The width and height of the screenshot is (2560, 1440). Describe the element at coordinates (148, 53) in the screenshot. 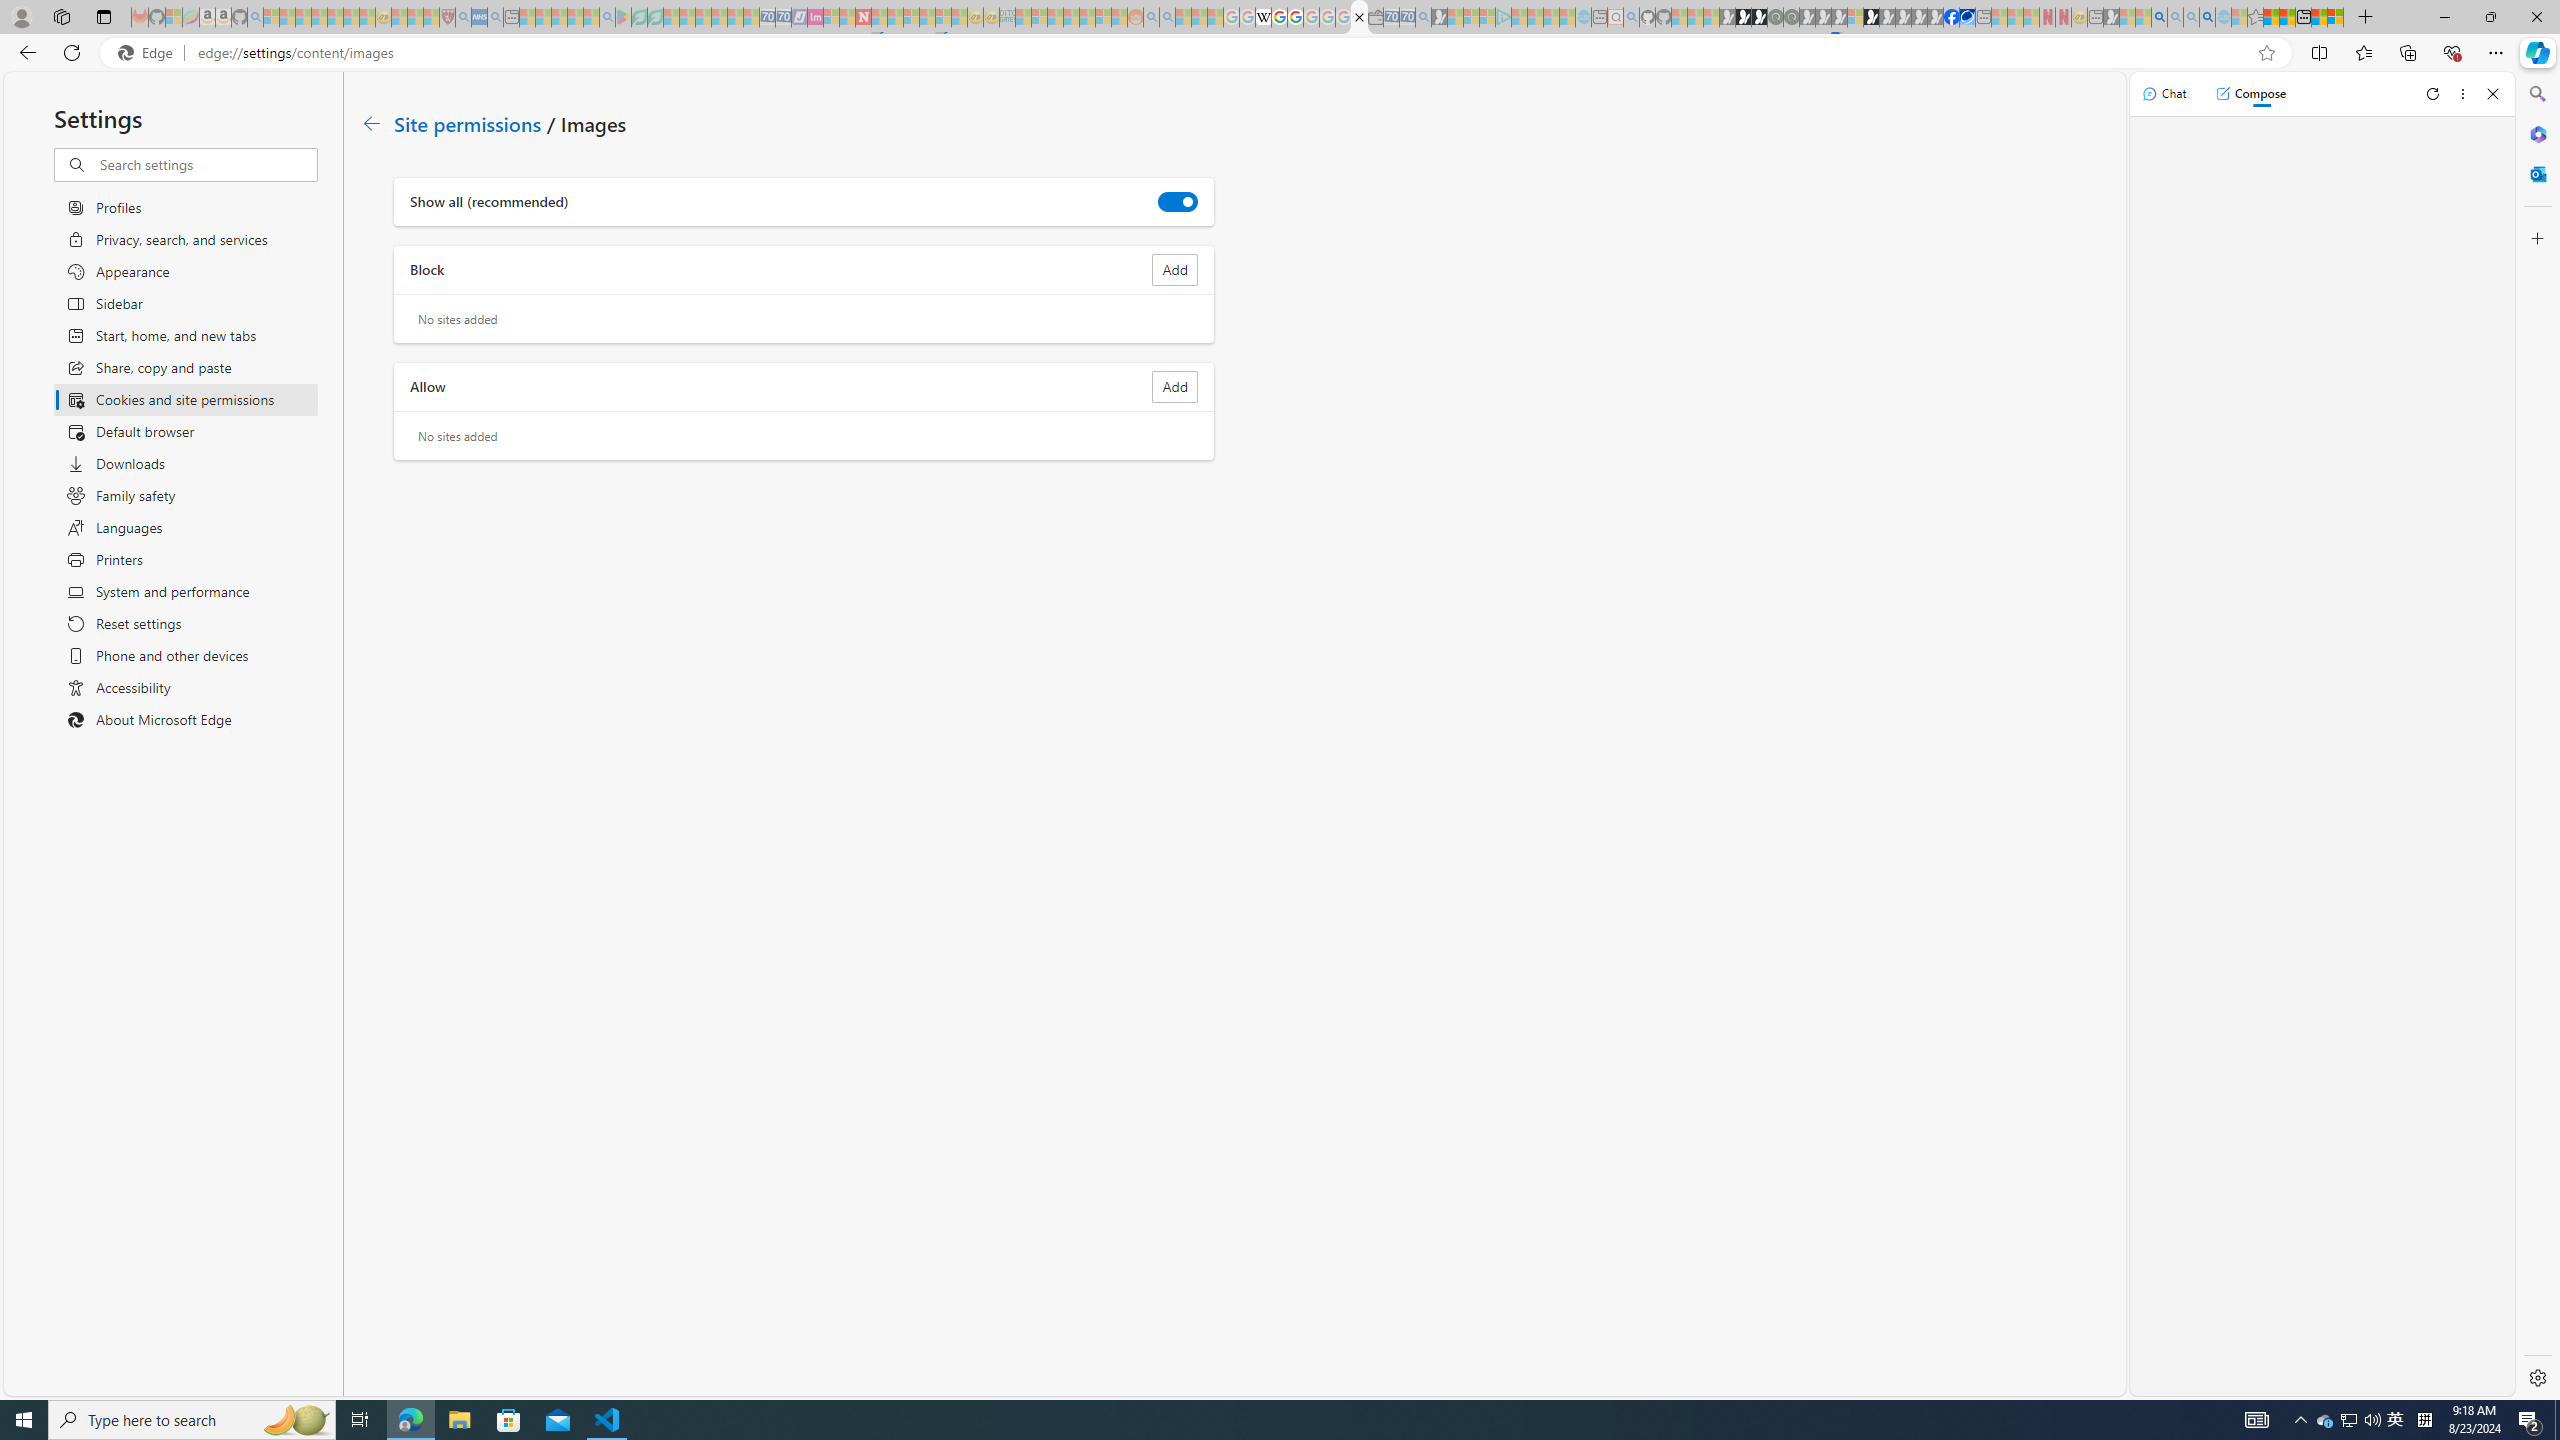

I see `'Edge'` at that location.